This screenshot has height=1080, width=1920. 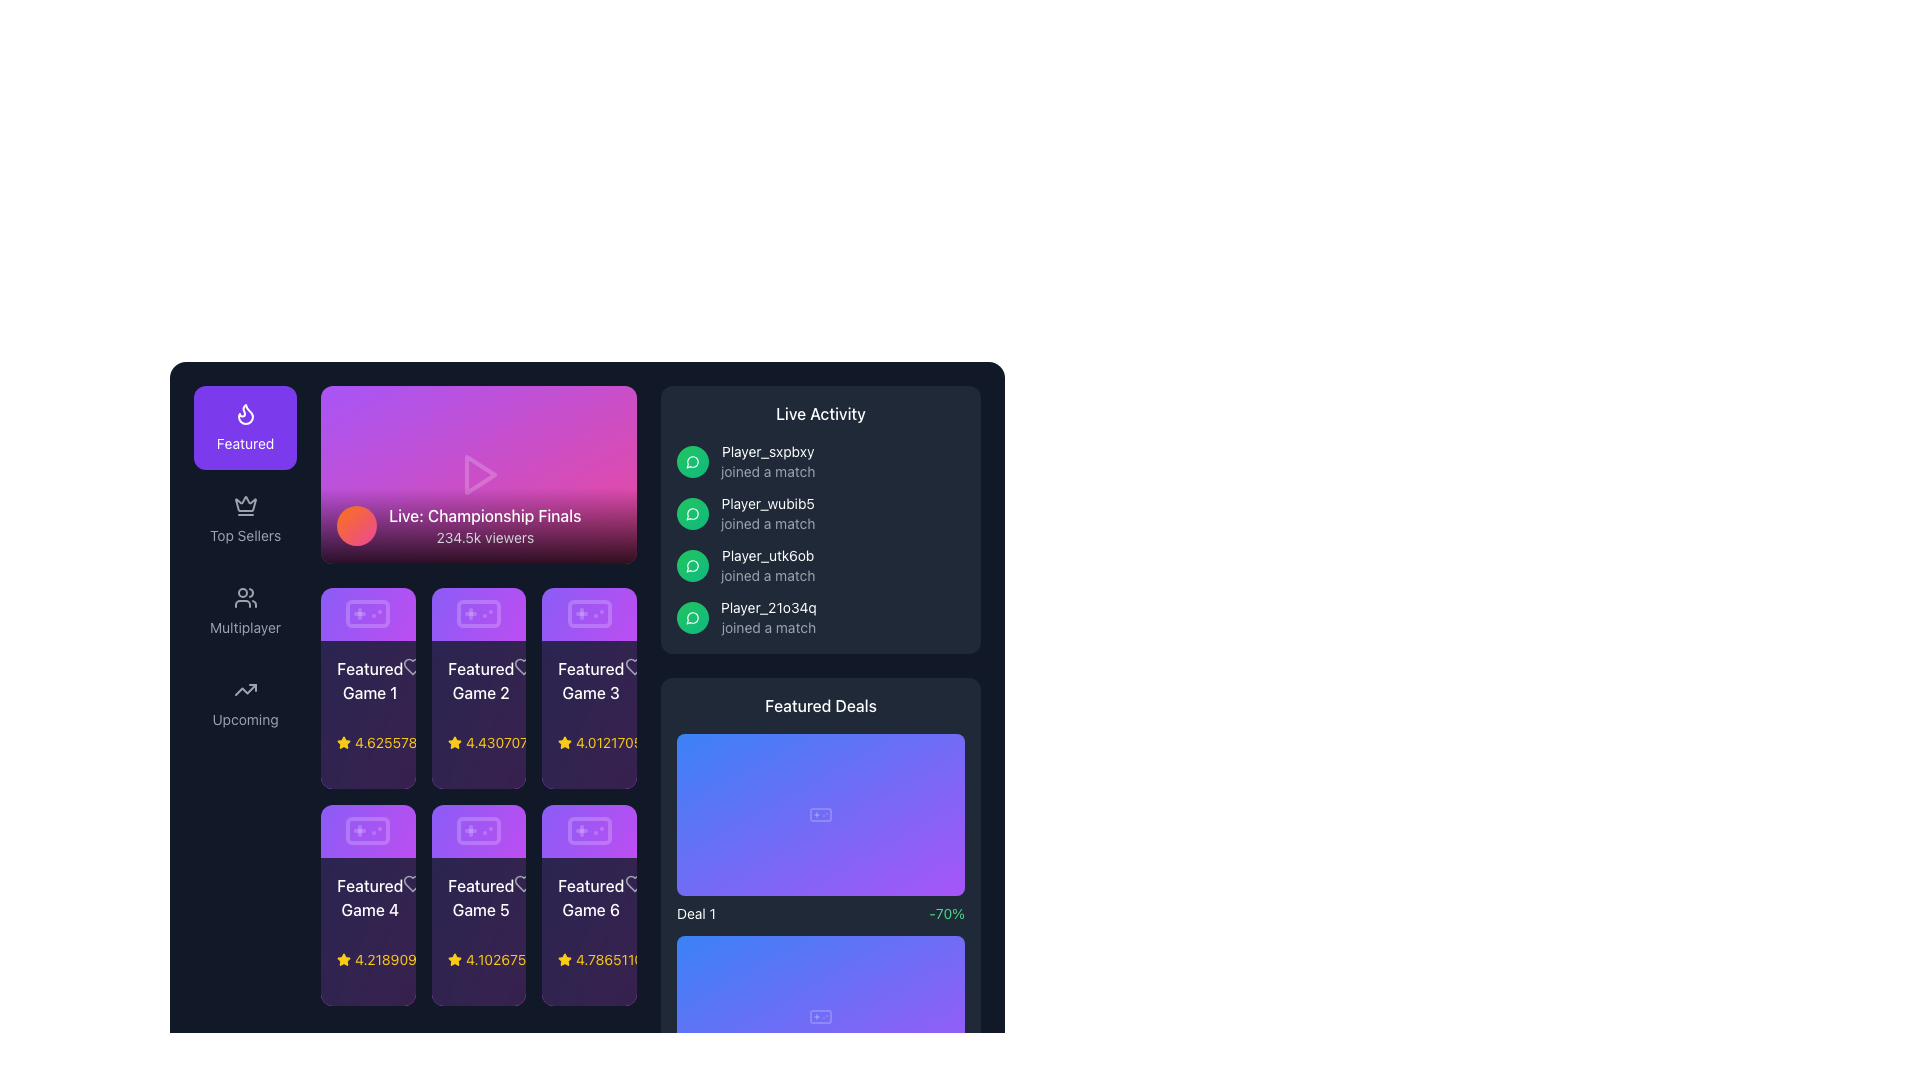 I want to click on text from the featured game label located in the second row and first column under the 'Featured Games' section, specifically the fourth item in the list, so click(x=368, y=897).